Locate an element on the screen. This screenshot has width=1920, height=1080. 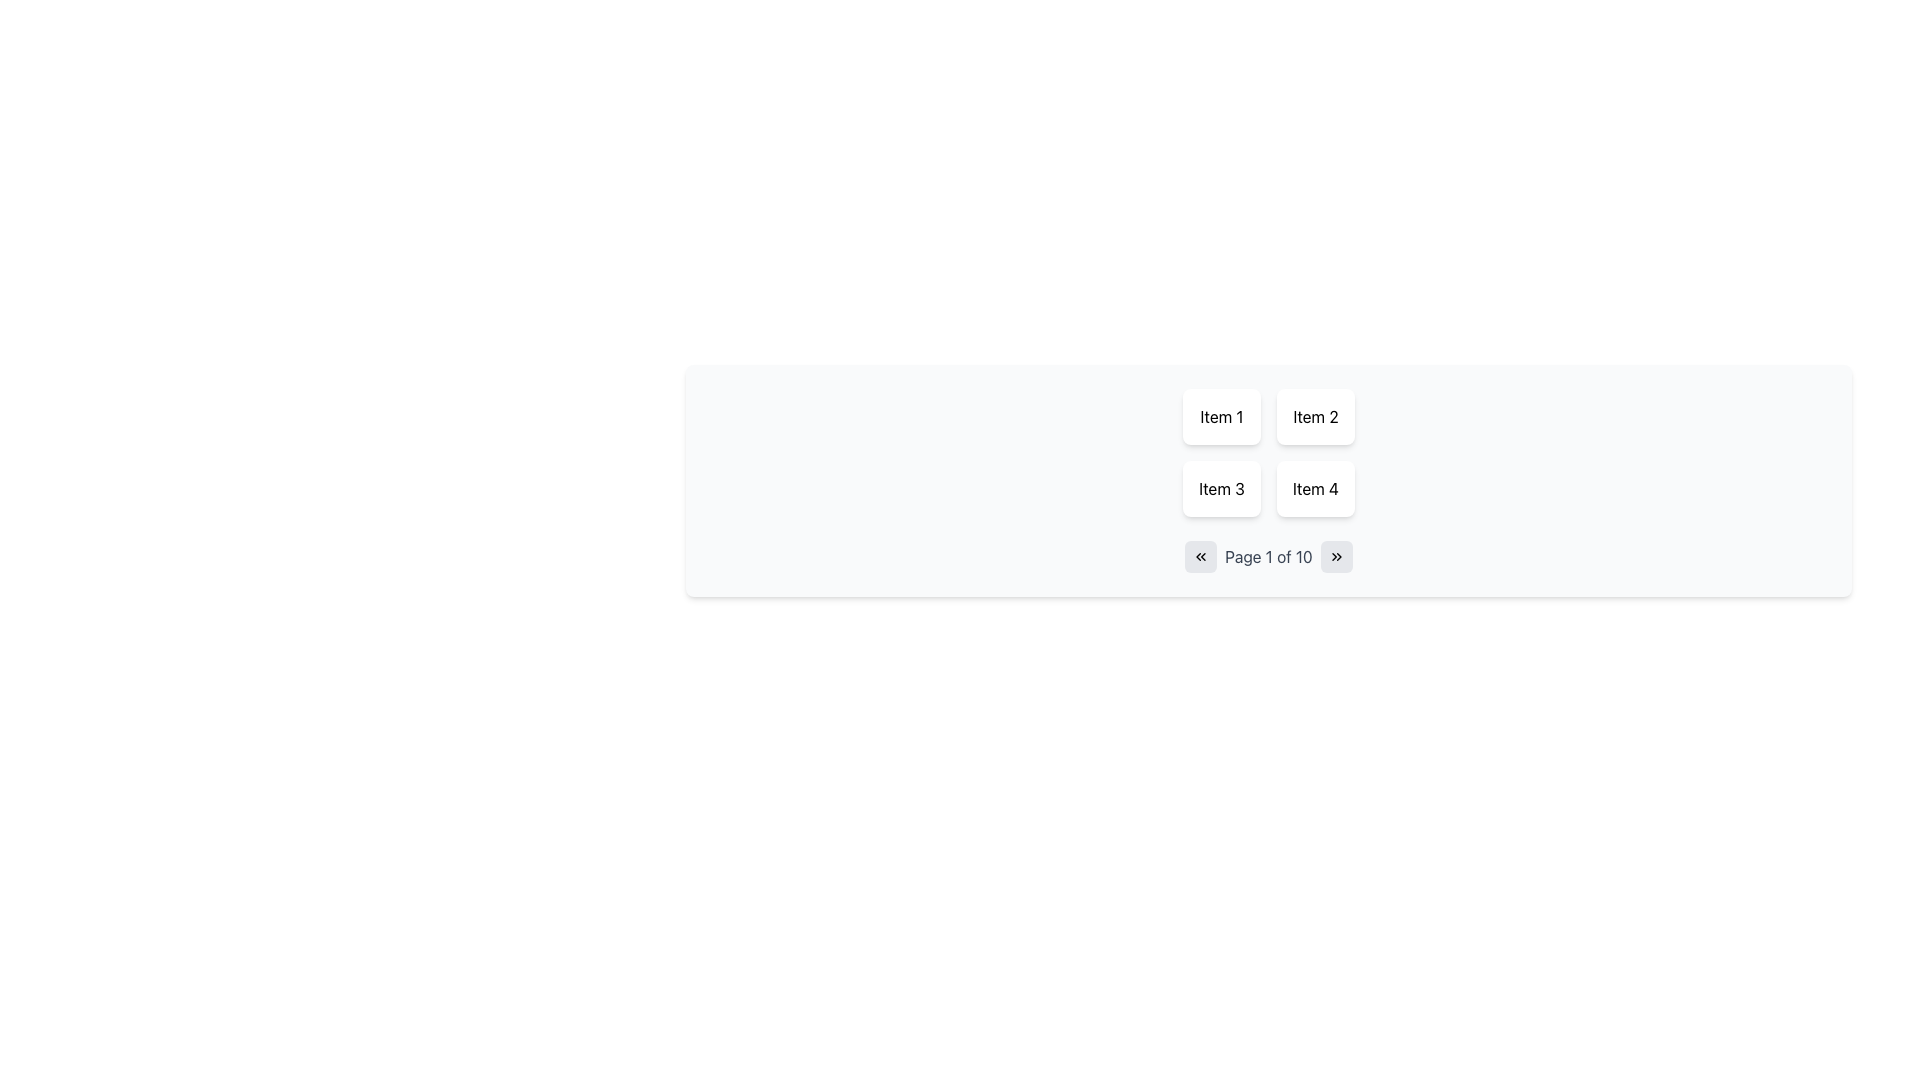
the 'Item 3' selectable button located in the bottom-left quadrant of the grid is located at coordinates (1221, 489).